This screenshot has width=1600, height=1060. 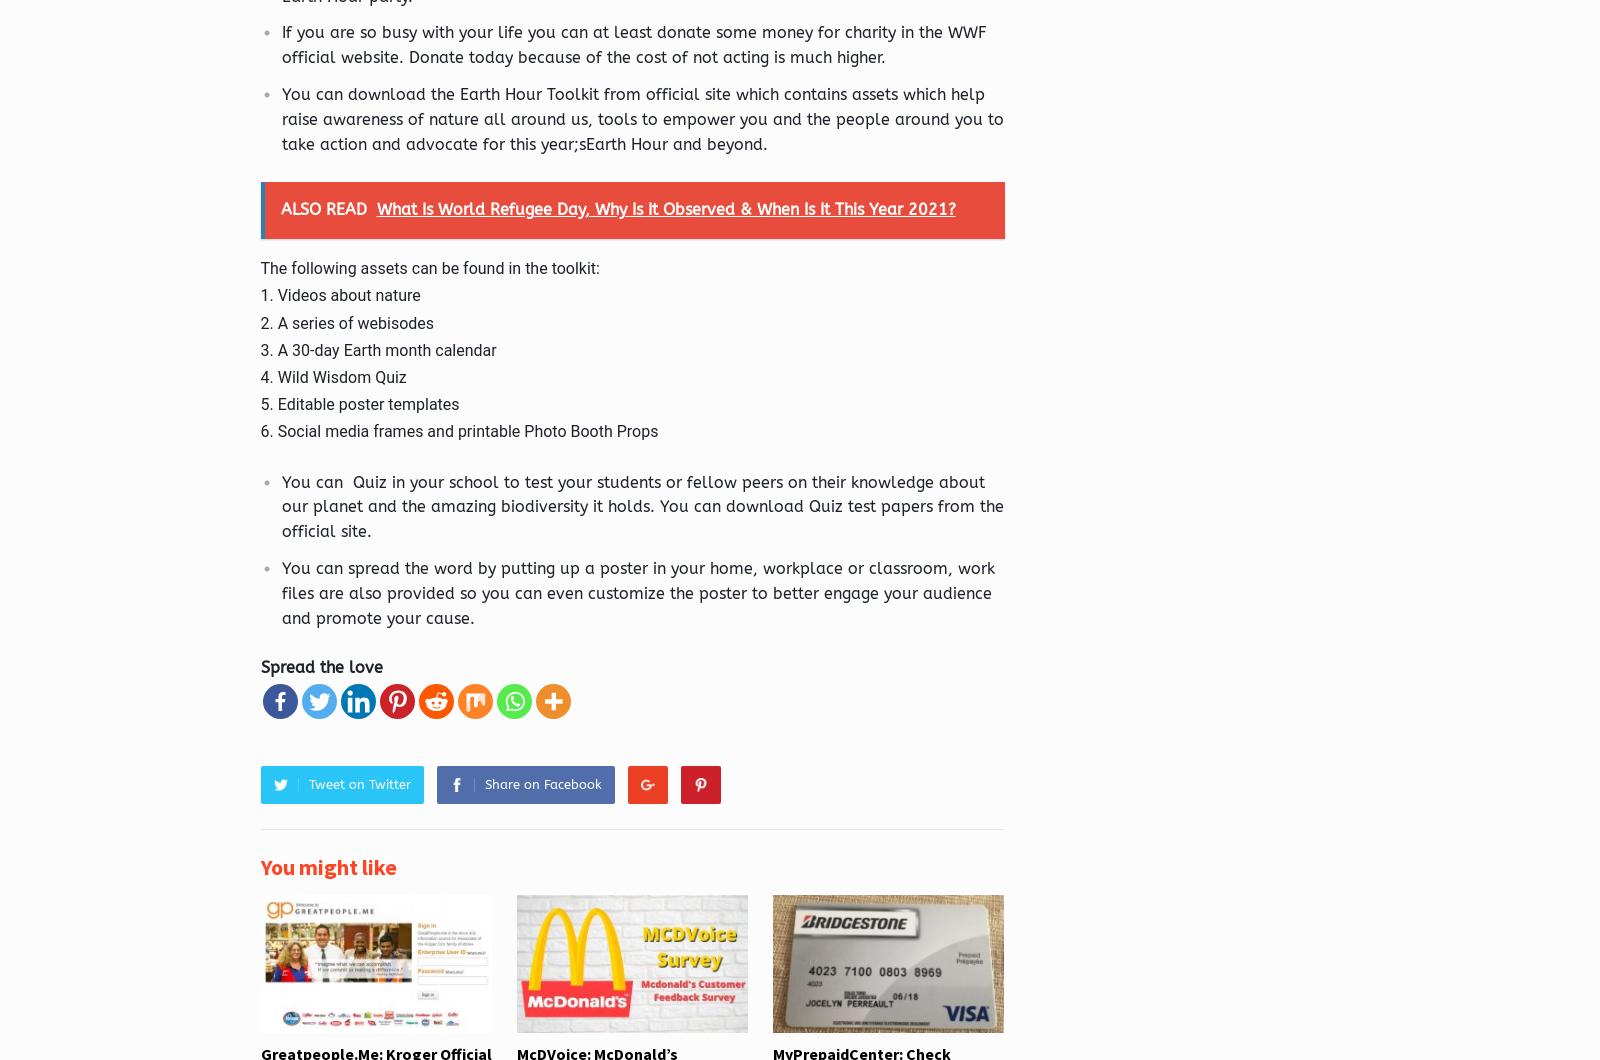 I want to click on 'ALSO READ', so click(x=280, y=208).